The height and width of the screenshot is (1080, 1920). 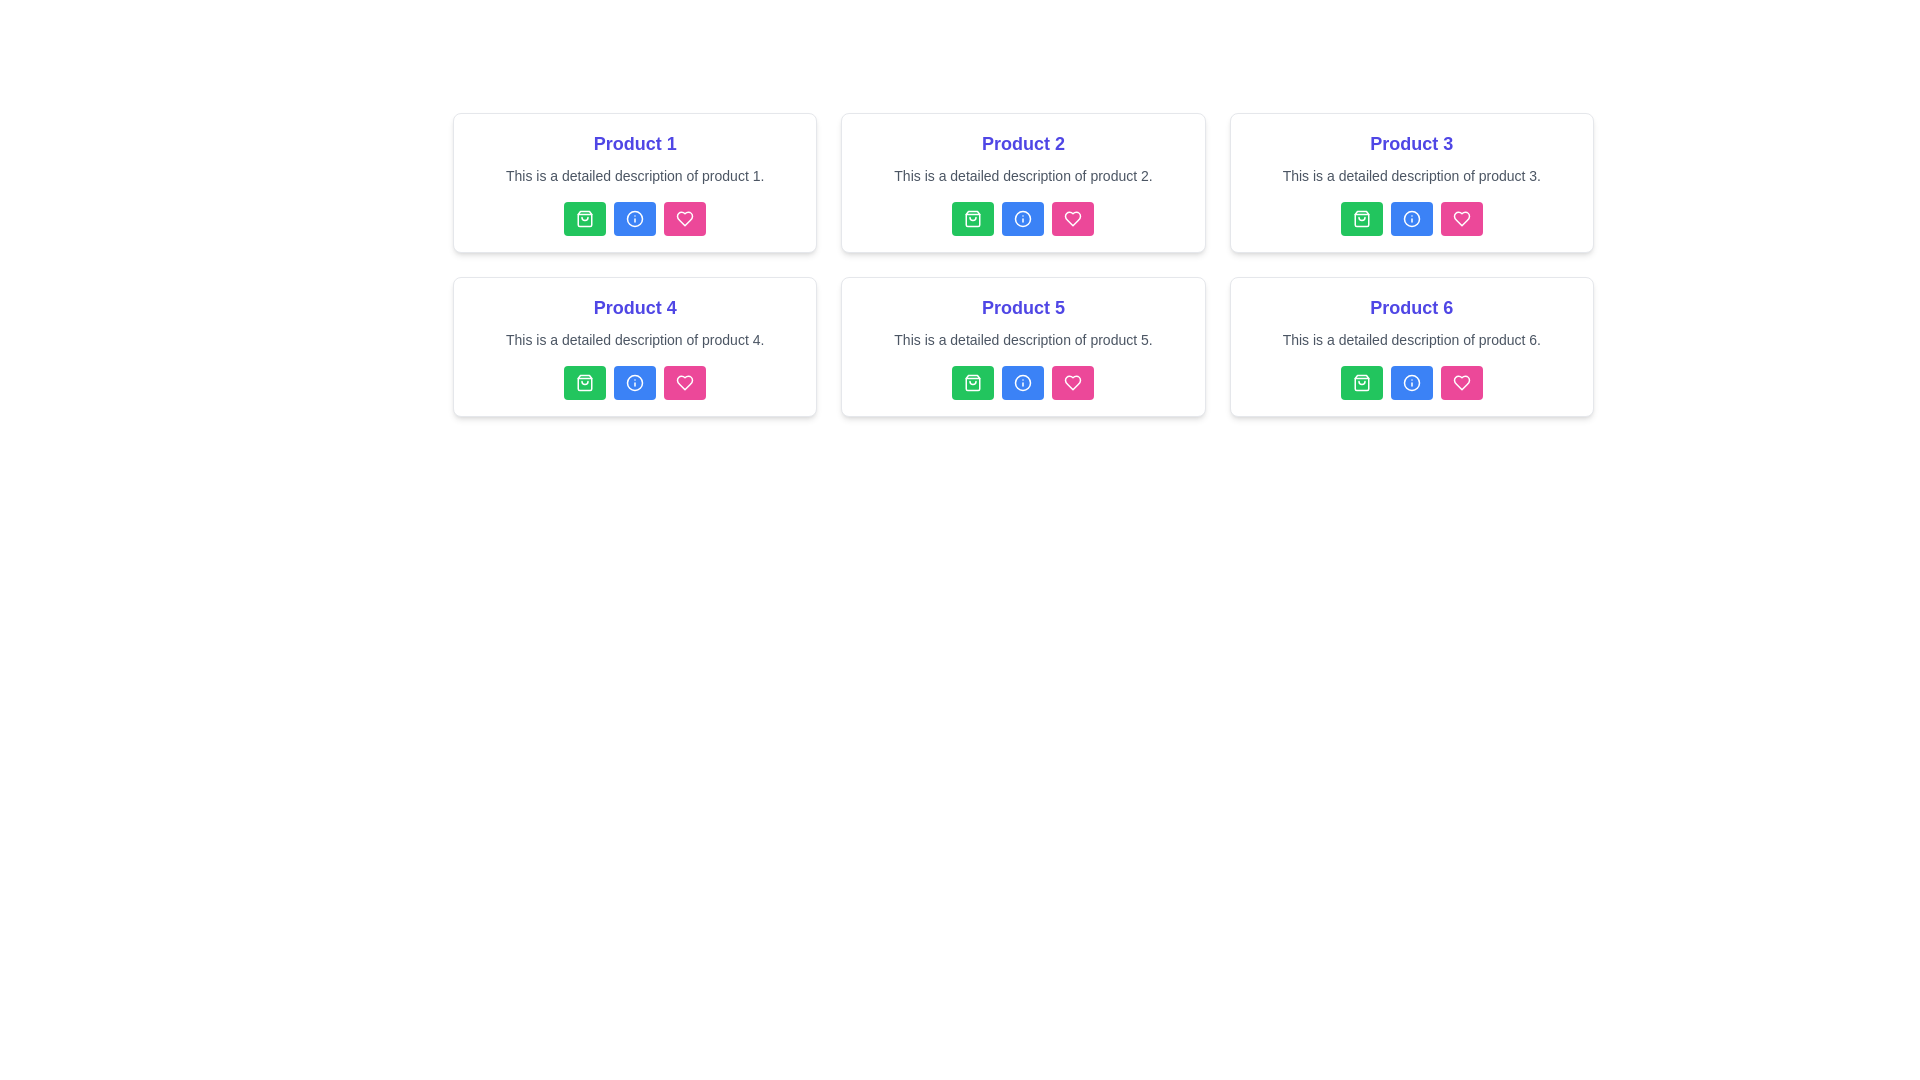 What do you see at coordinates (1023, 382) in the screenshot?
I see `the 'info' icon, which is the middle icon in the sequence of three actions under the 'Product 5' section` at bounding box center [1023, 382].